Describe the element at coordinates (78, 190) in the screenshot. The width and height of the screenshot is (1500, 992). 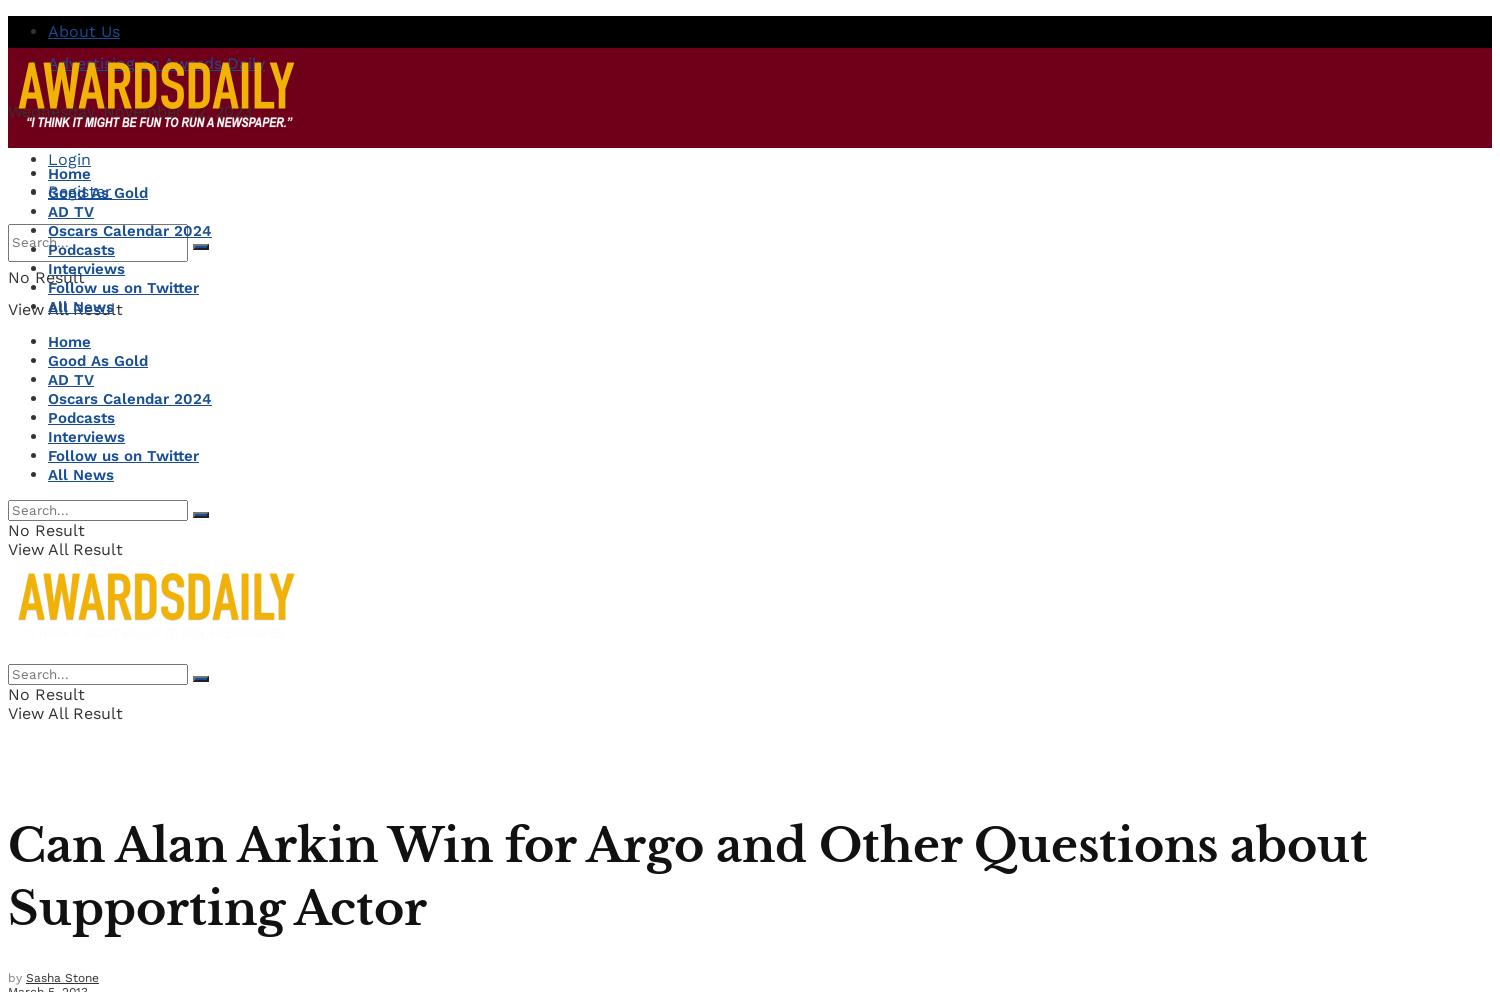
I see `'Register'` at that location.